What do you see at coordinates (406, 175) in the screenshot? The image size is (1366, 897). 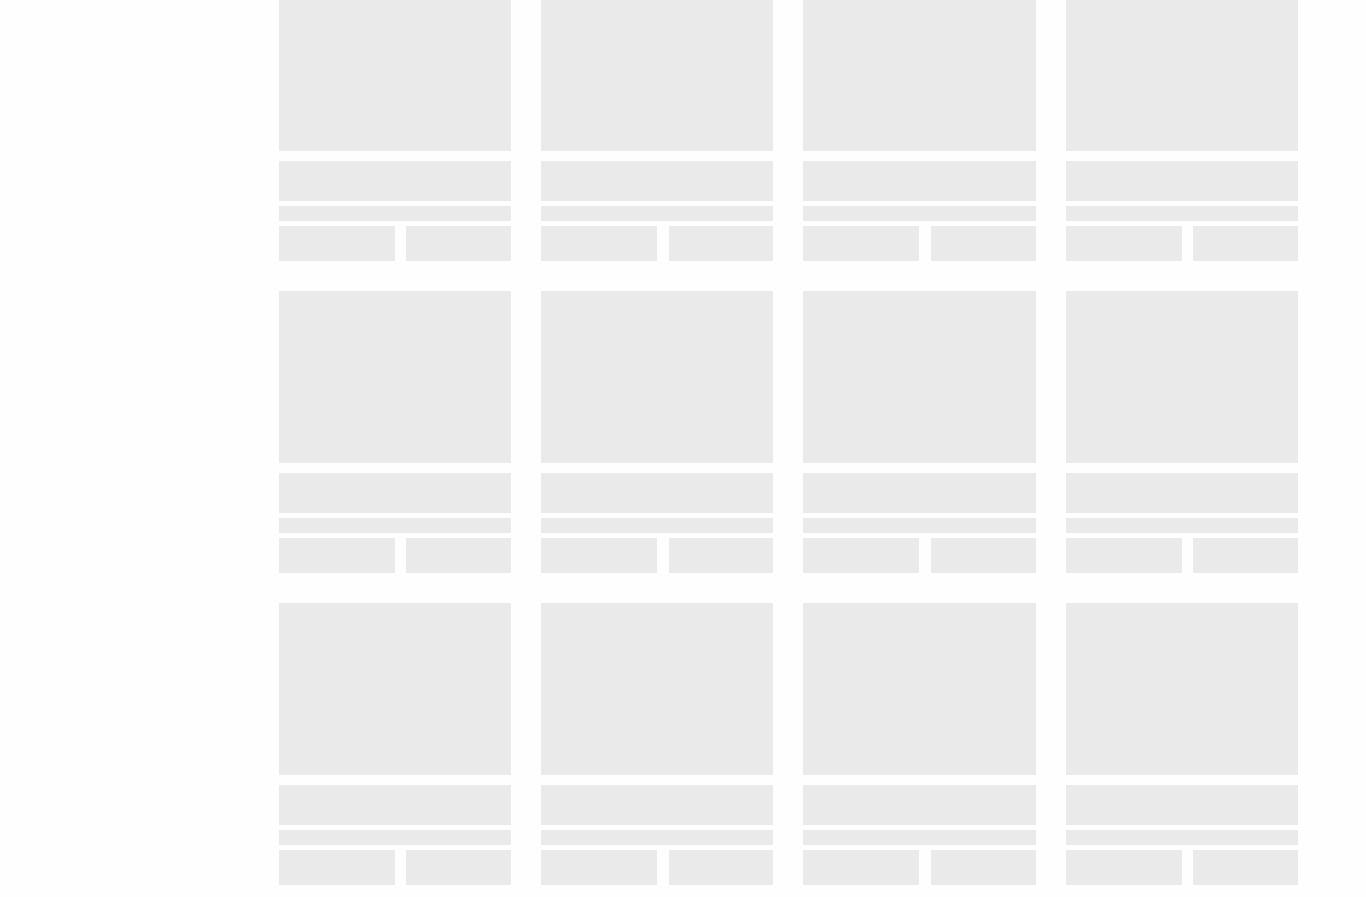 I see `'Grandville, MI 49418'` at bounding box center [406, 175].